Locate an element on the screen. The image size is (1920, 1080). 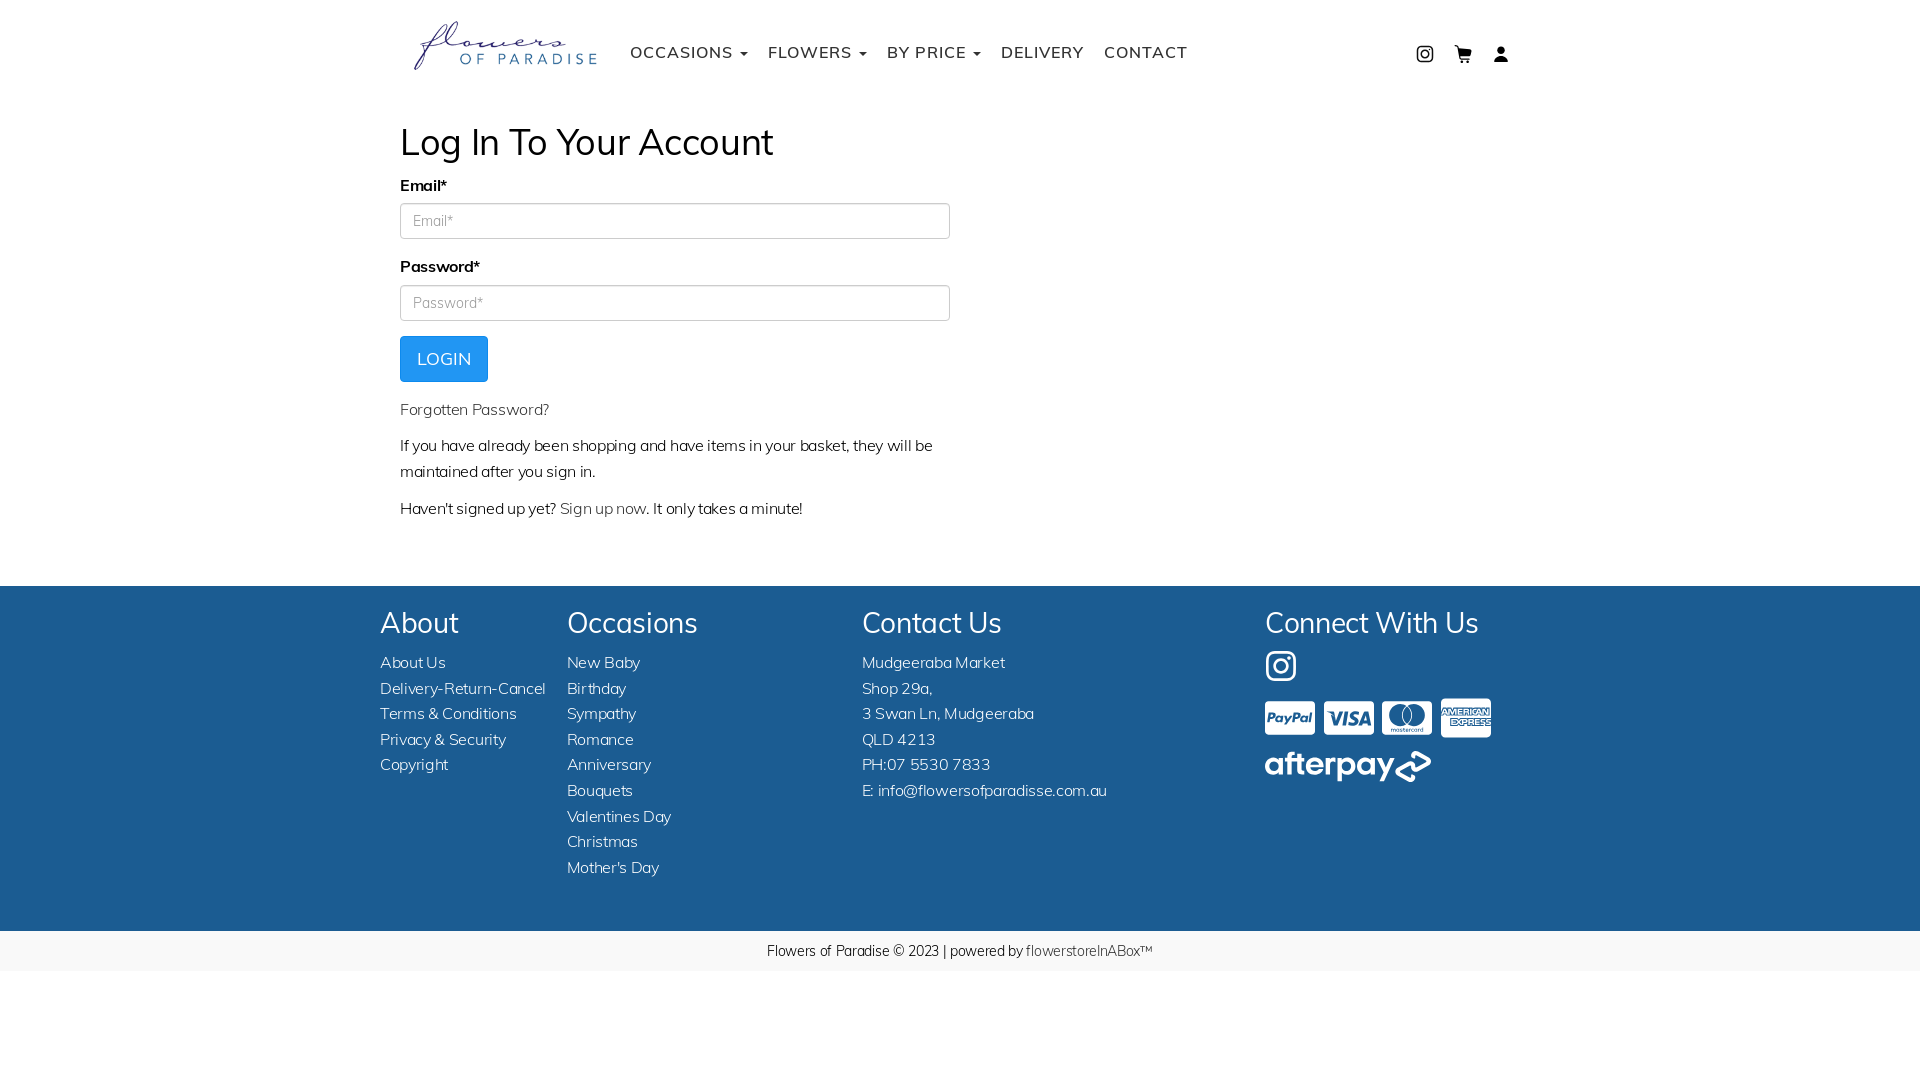
'Birthday' is located at coordinates (595, 686).